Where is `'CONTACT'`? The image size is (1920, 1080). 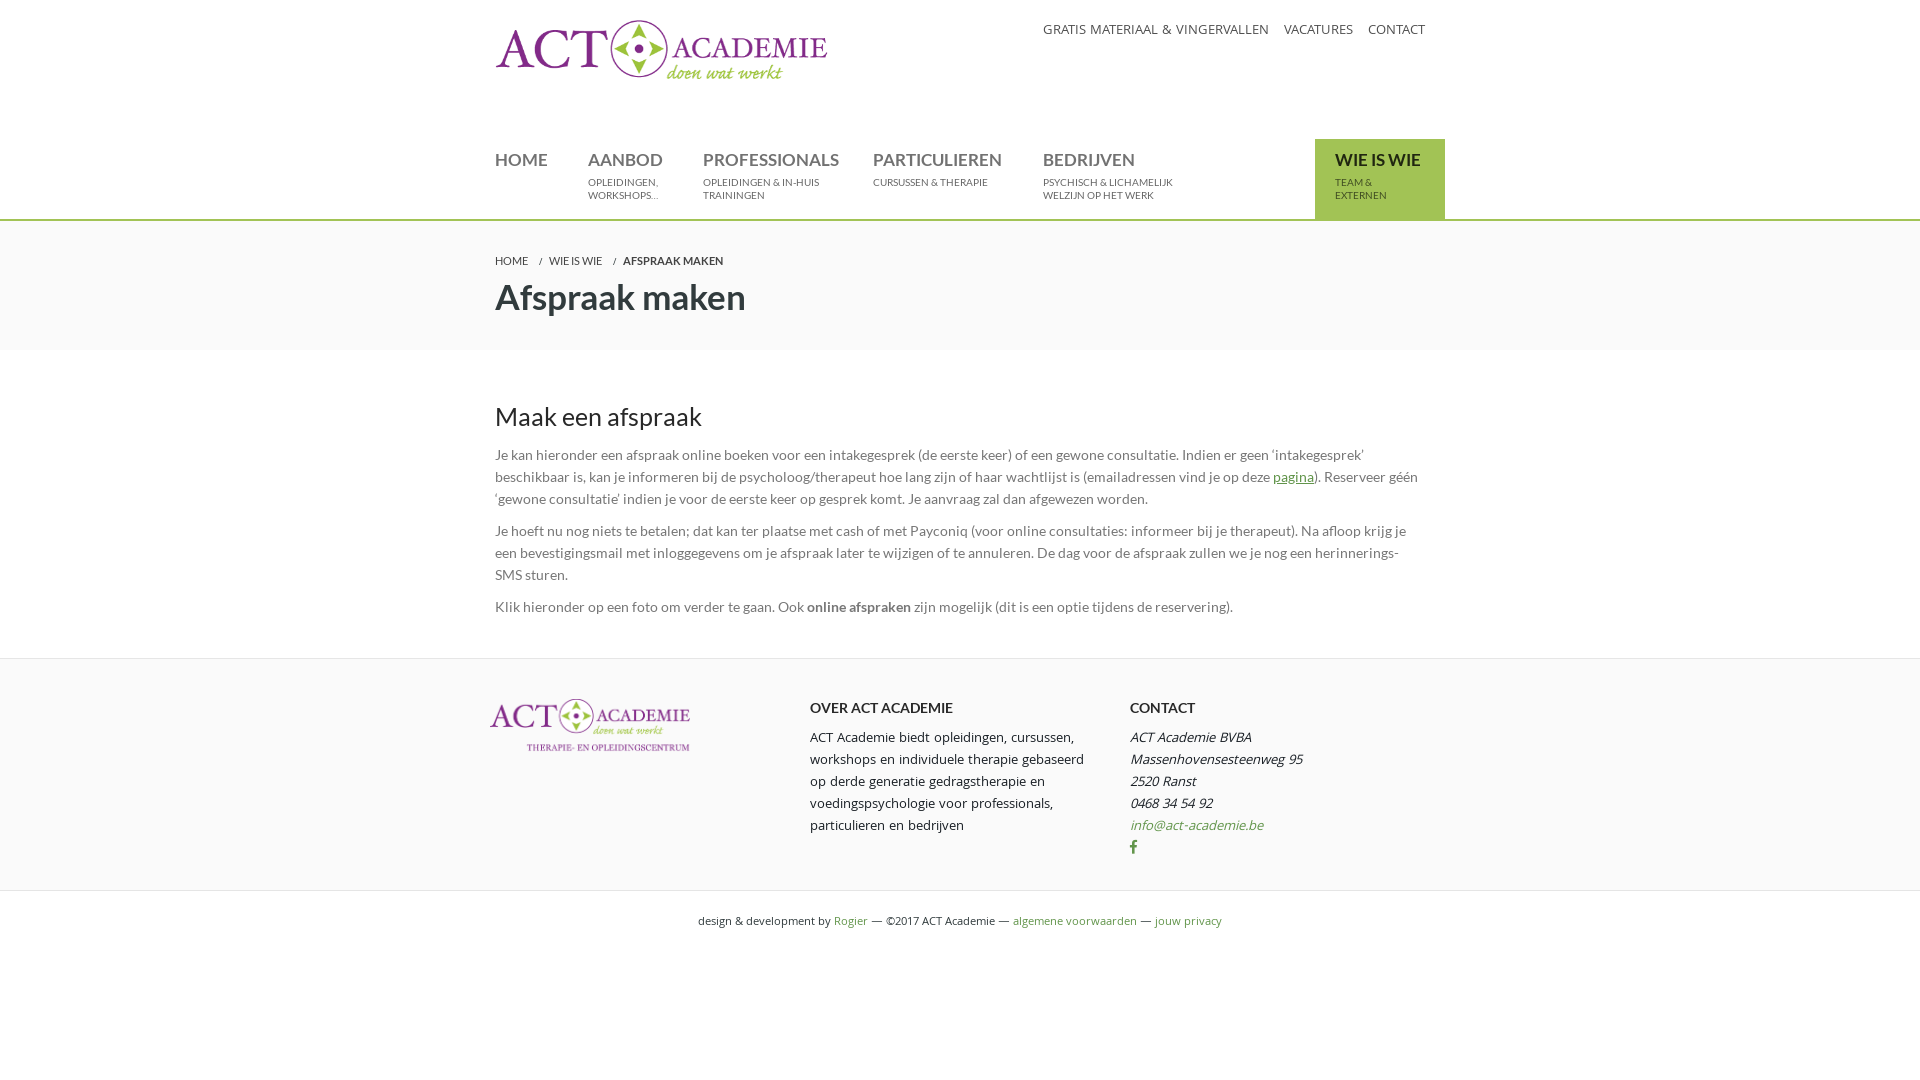 'CONTACT' is located at coordinates (1395, 30).